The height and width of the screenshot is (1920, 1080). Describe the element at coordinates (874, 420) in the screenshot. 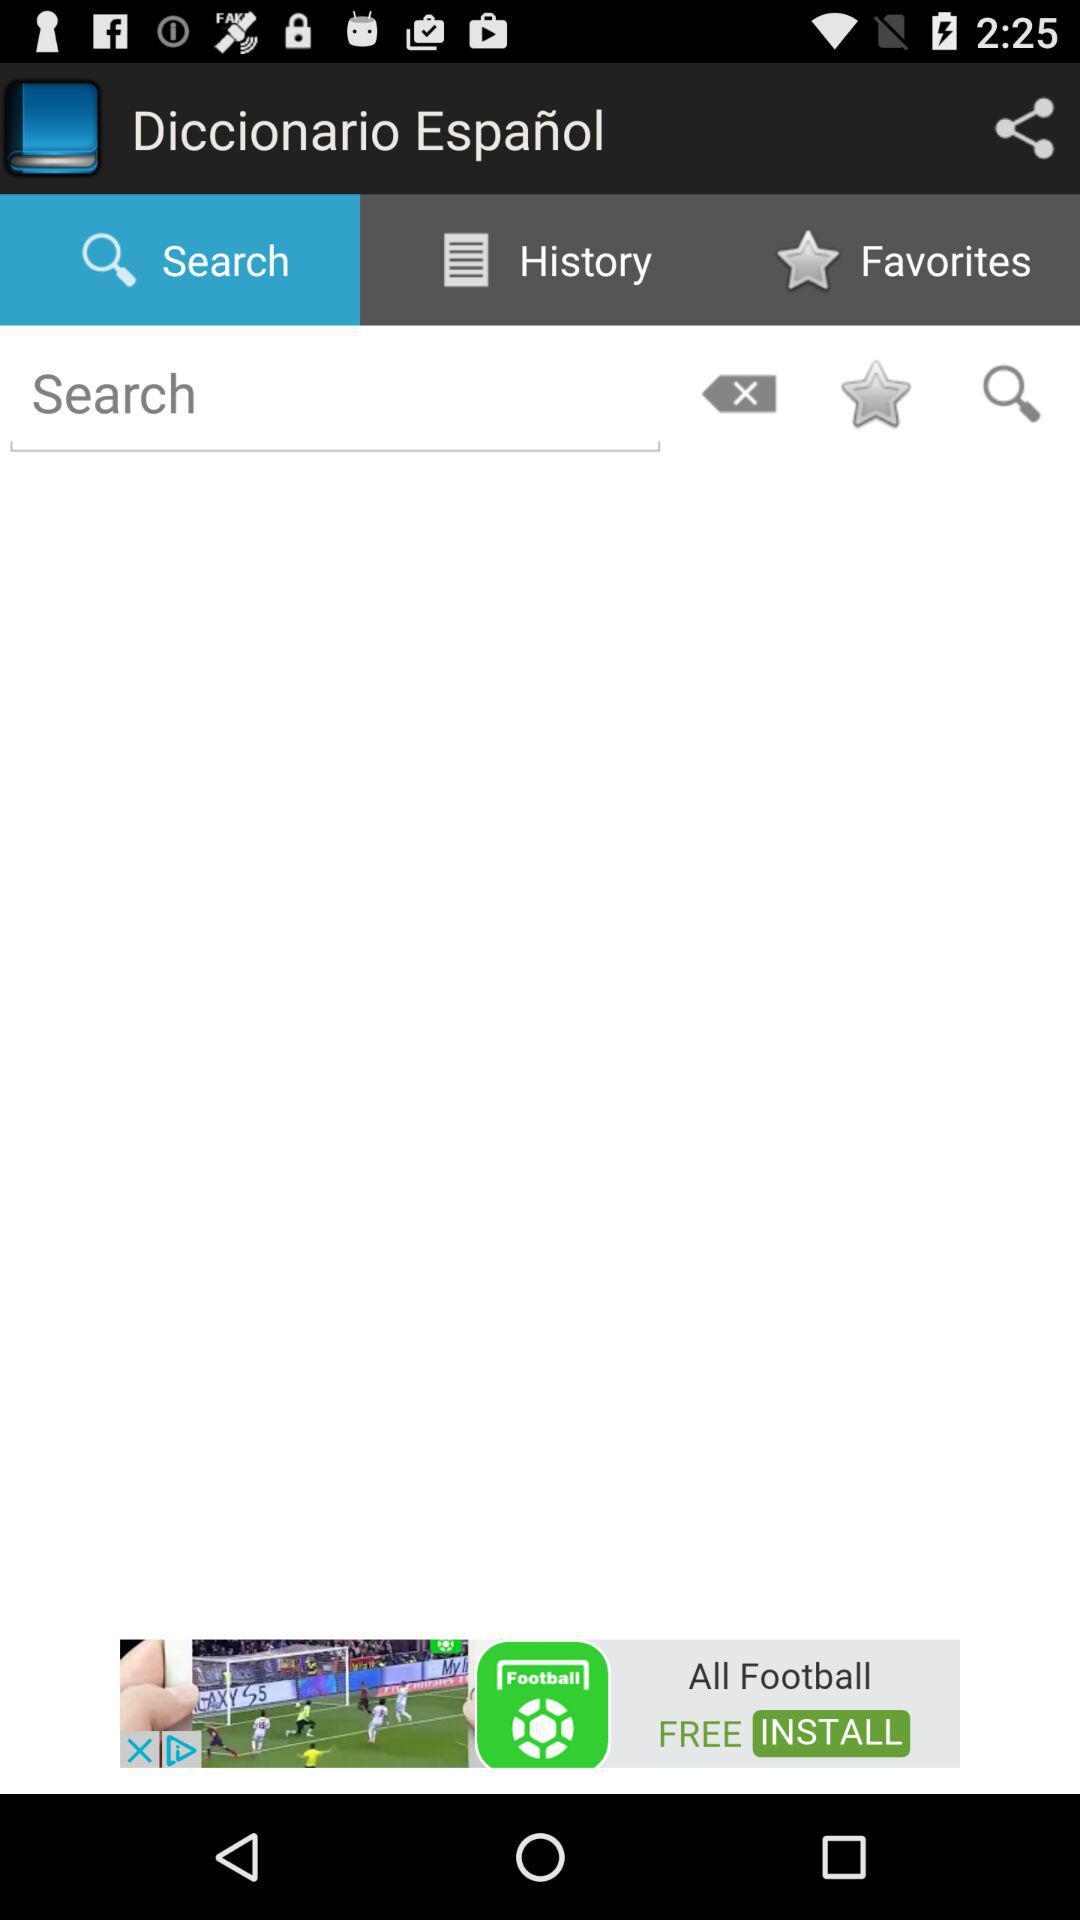

I see `the star icon` at that location.